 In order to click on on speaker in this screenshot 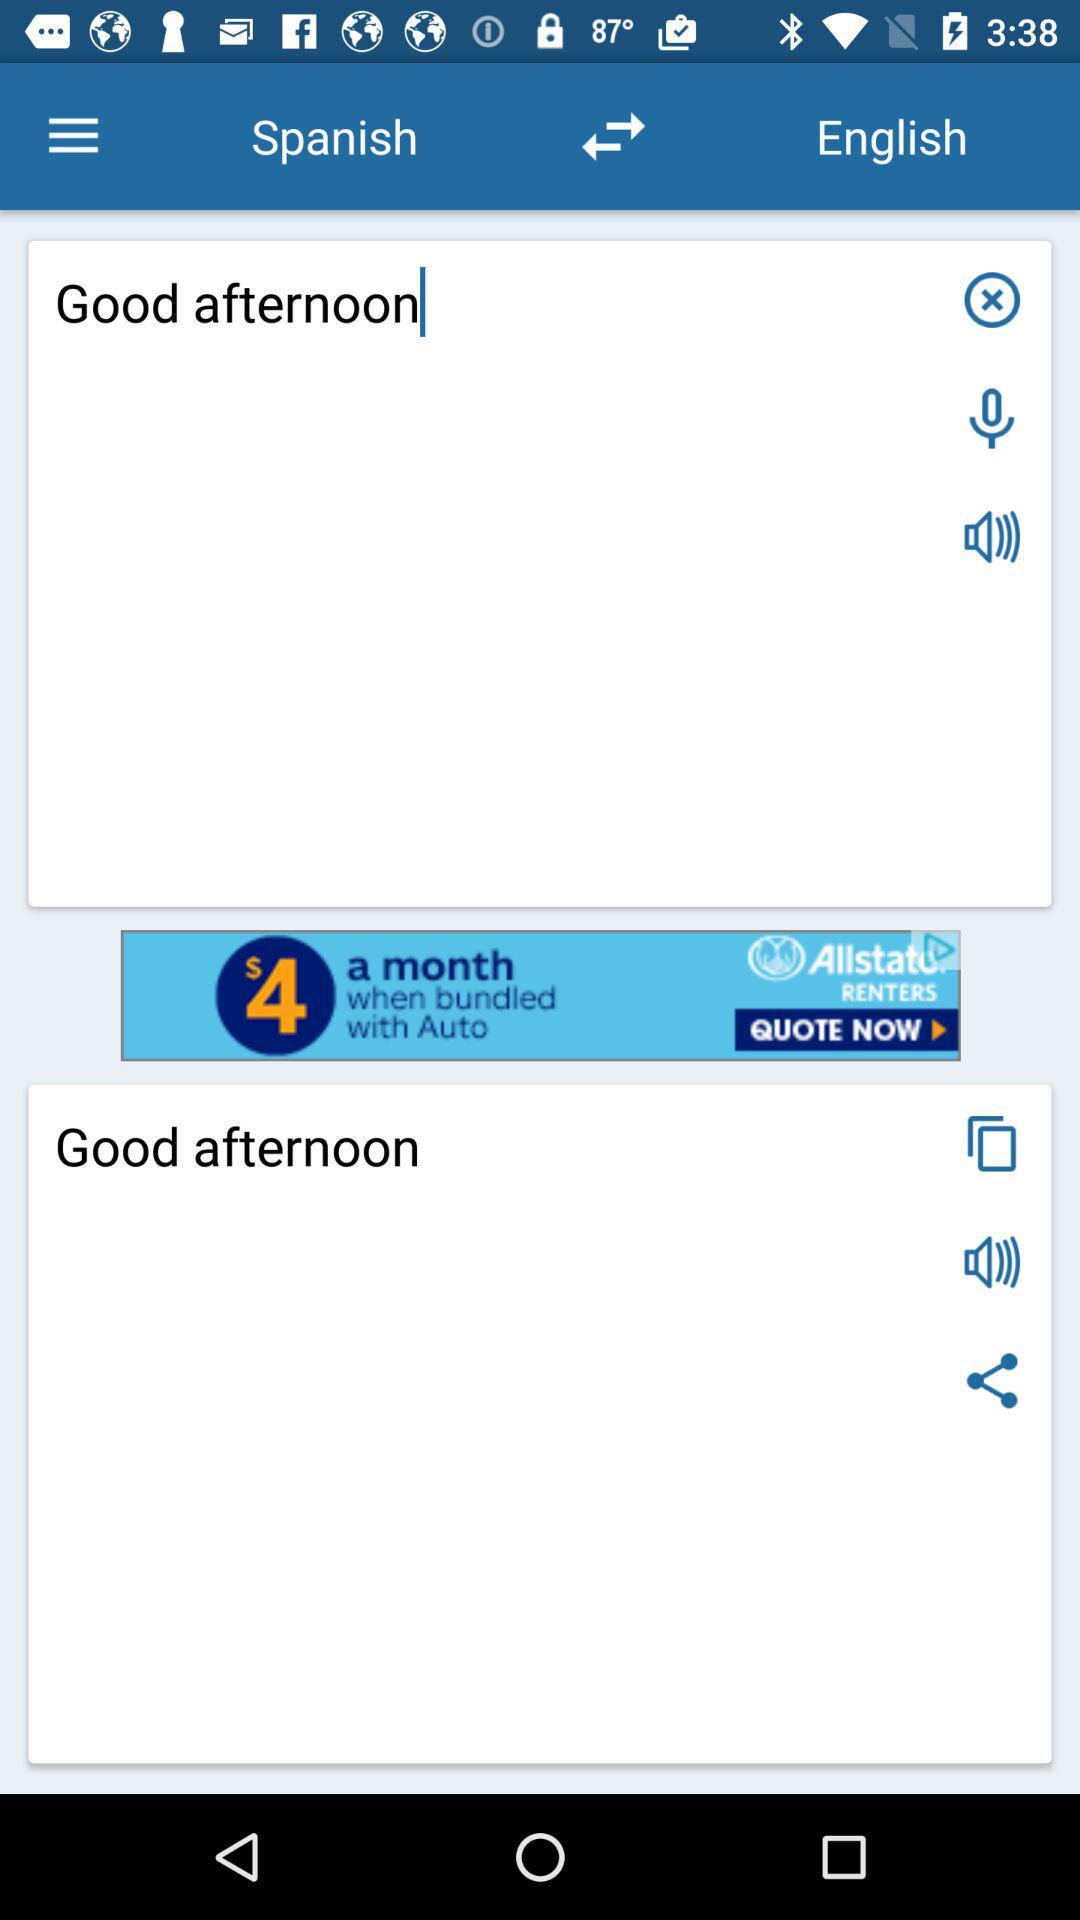, I will do `click(992, 537)`.